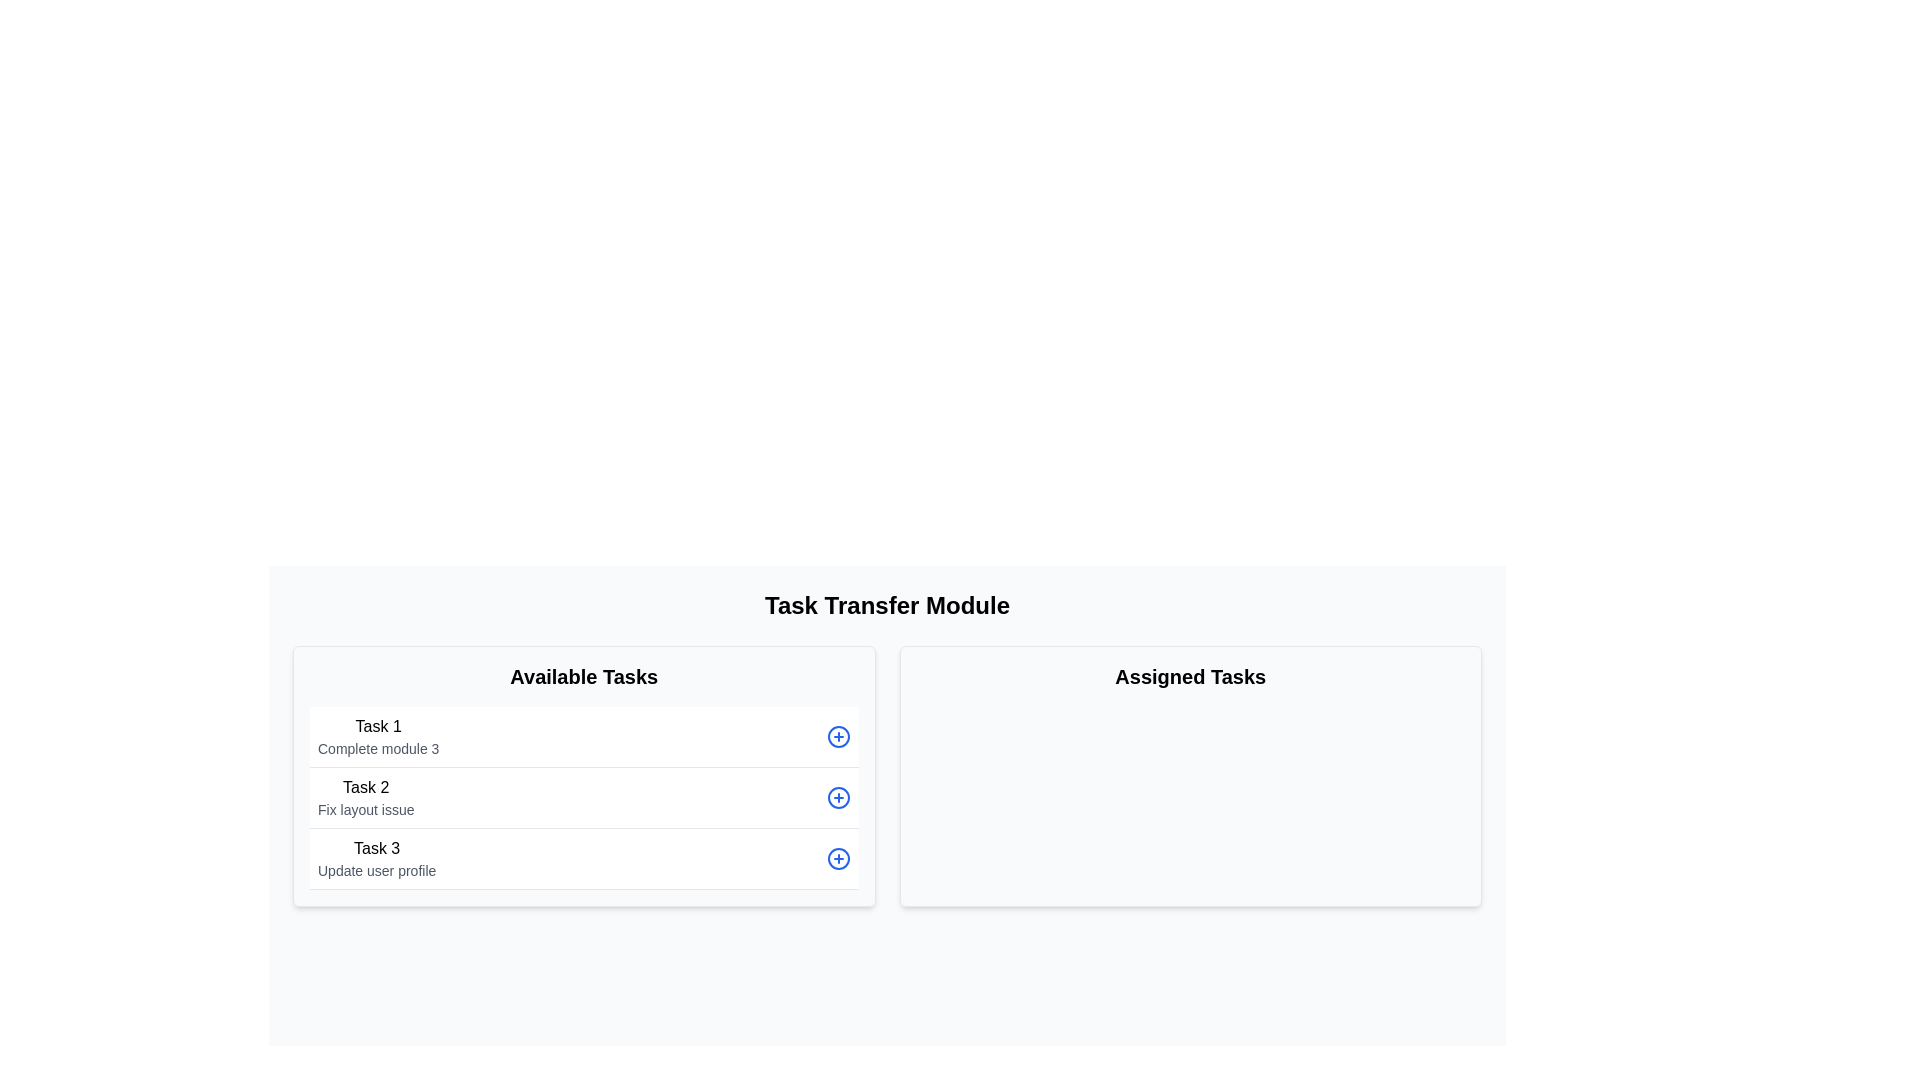 The height and width of the screenshot is (1080, 1920). Describe the element at coordinates (583, 737) in the screenshot. I see `the task item titled 'Task 1' with the description 'Complete module 3'` at that location.